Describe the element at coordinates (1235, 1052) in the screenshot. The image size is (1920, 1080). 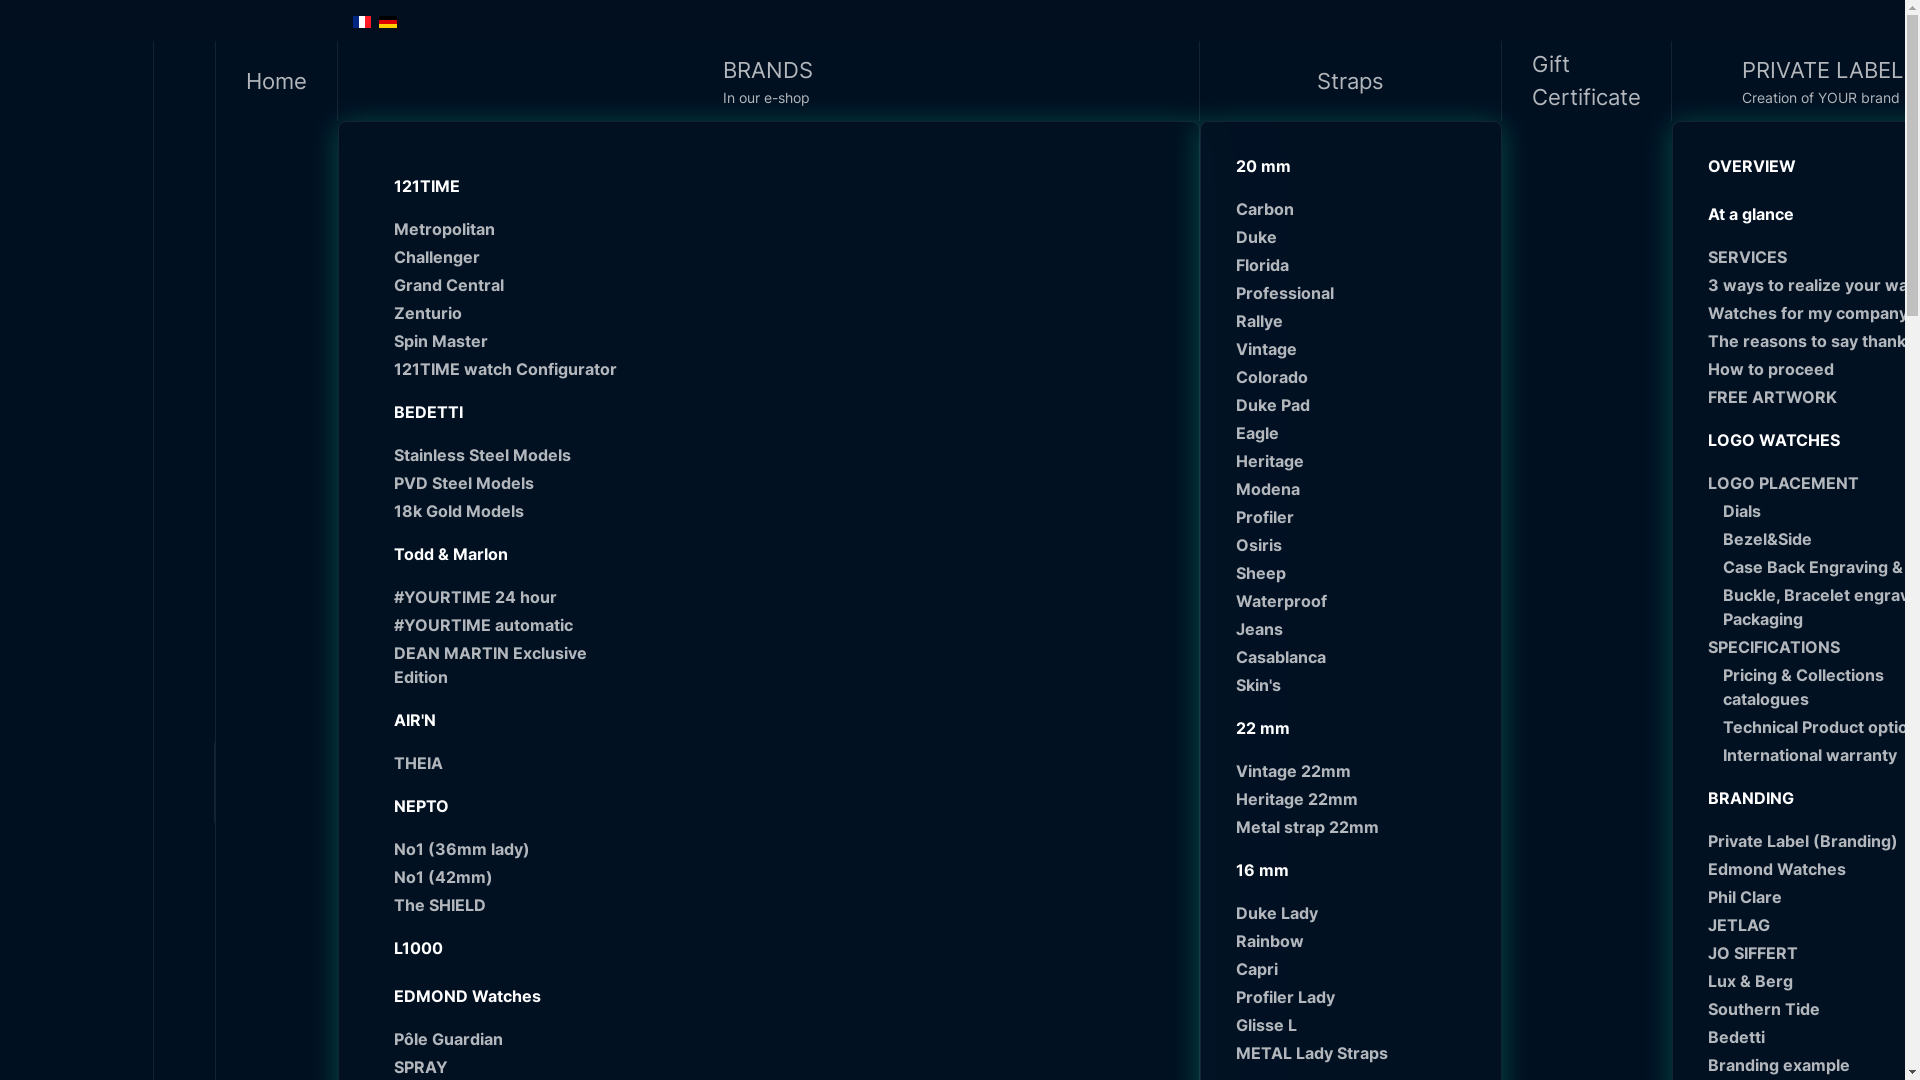
I see `'METAL Lady Straps'` at that location.